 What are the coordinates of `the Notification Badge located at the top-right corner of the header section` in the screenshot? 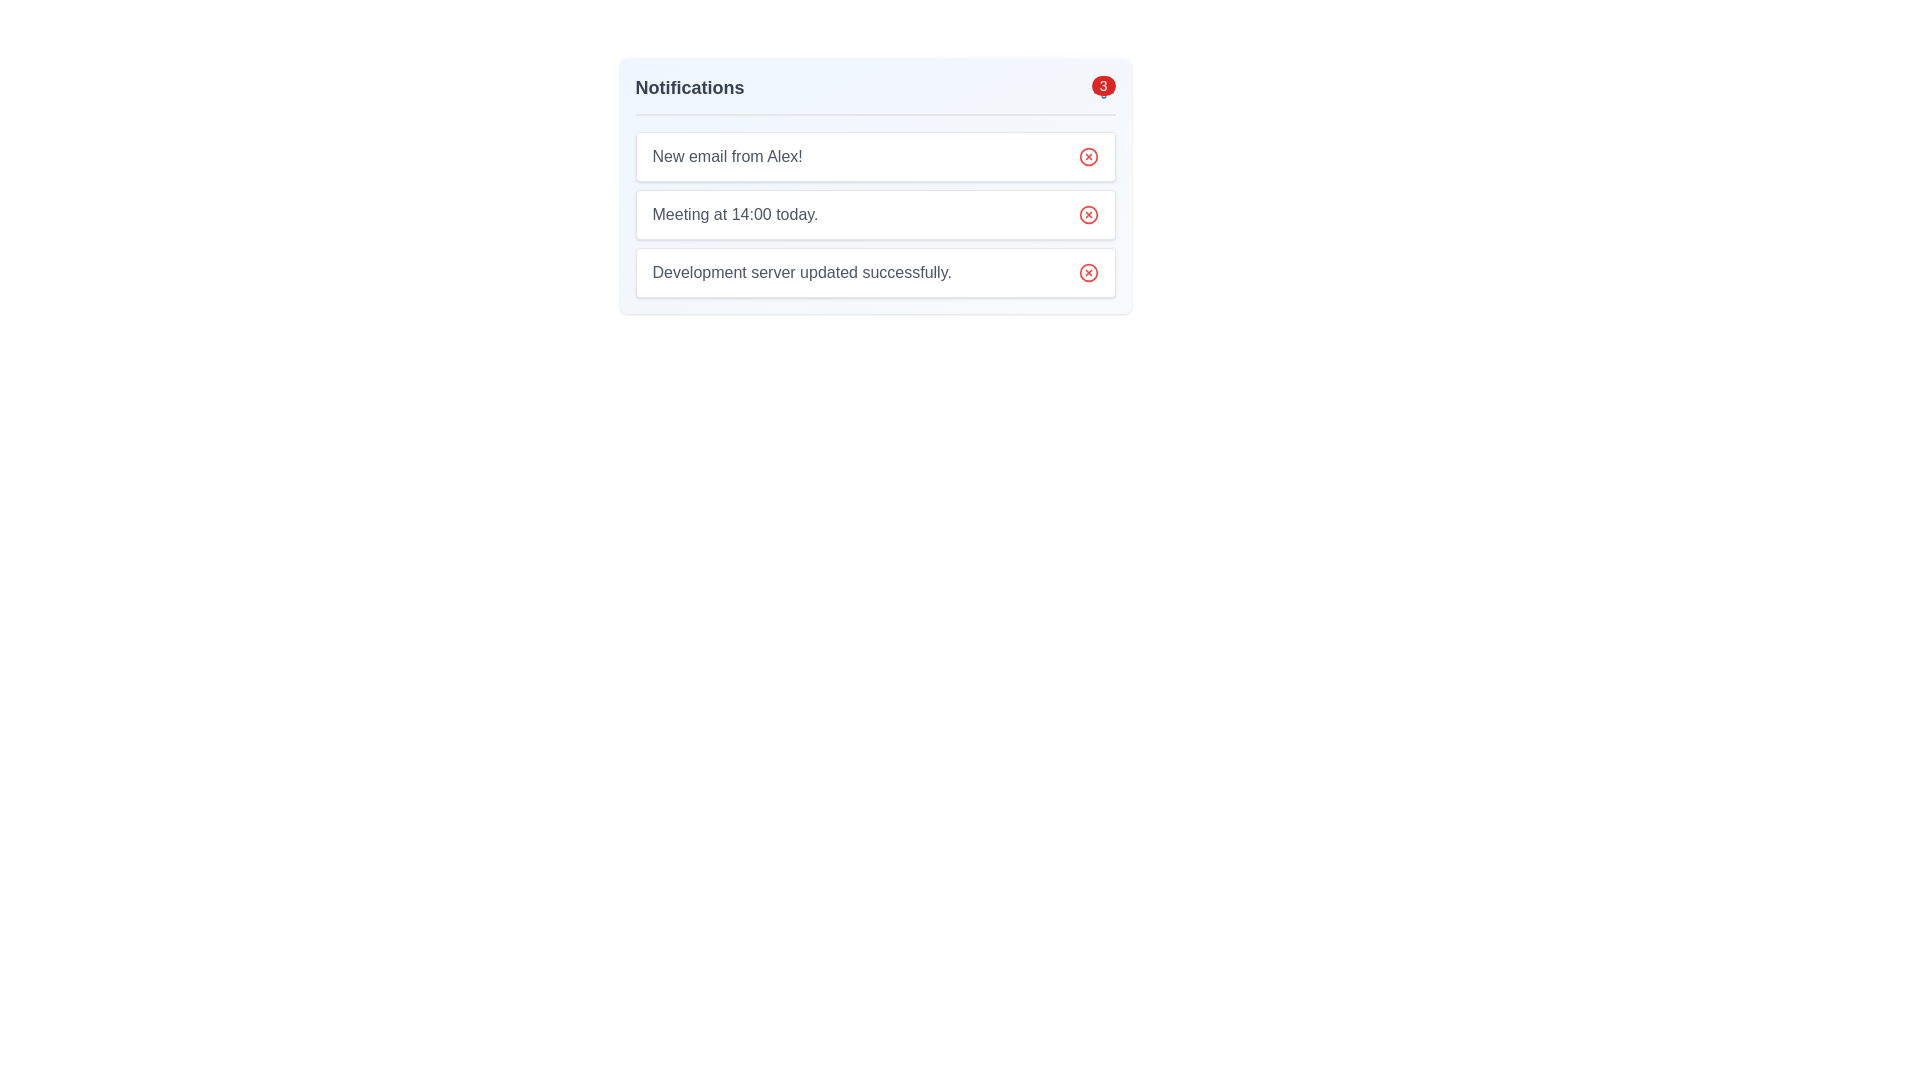 It's located at (1102, 87).